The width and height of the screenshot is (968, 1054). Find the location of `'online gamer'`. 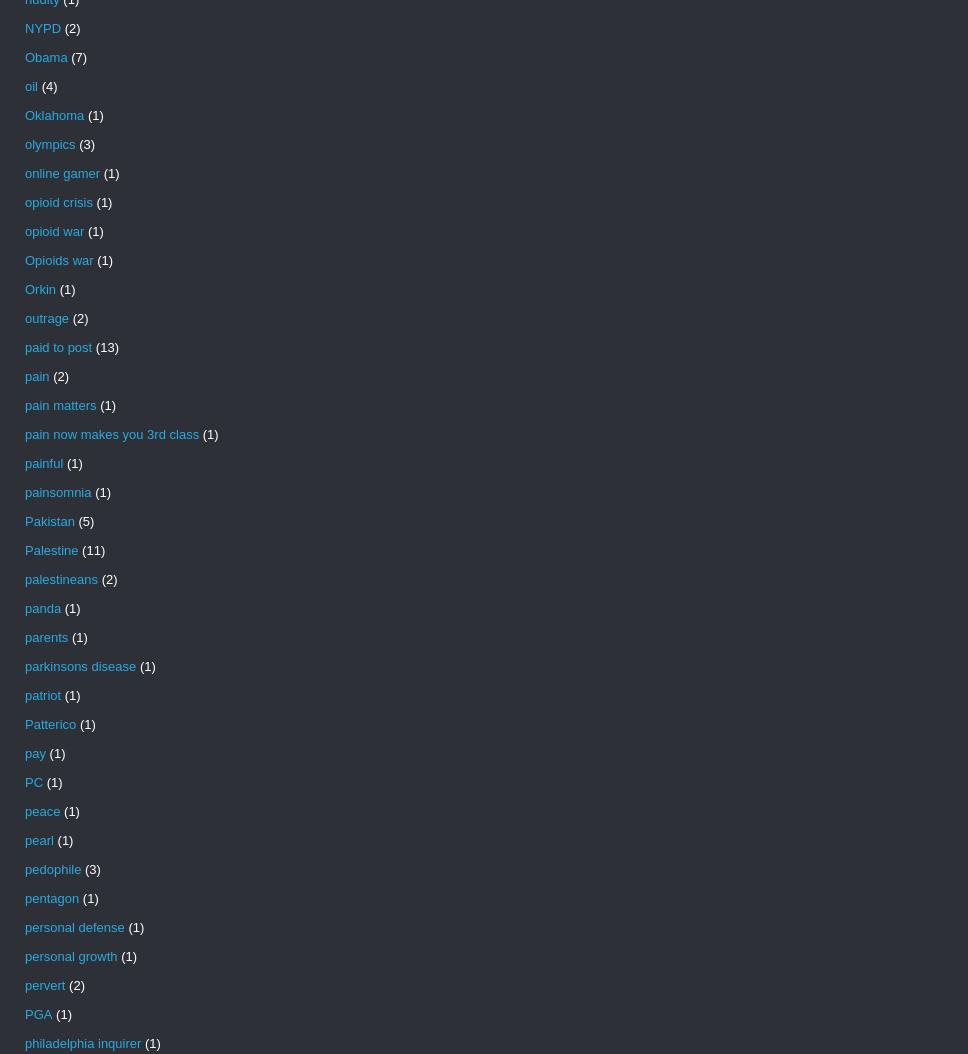

'online gamer' is located at coordinates (61, 172).